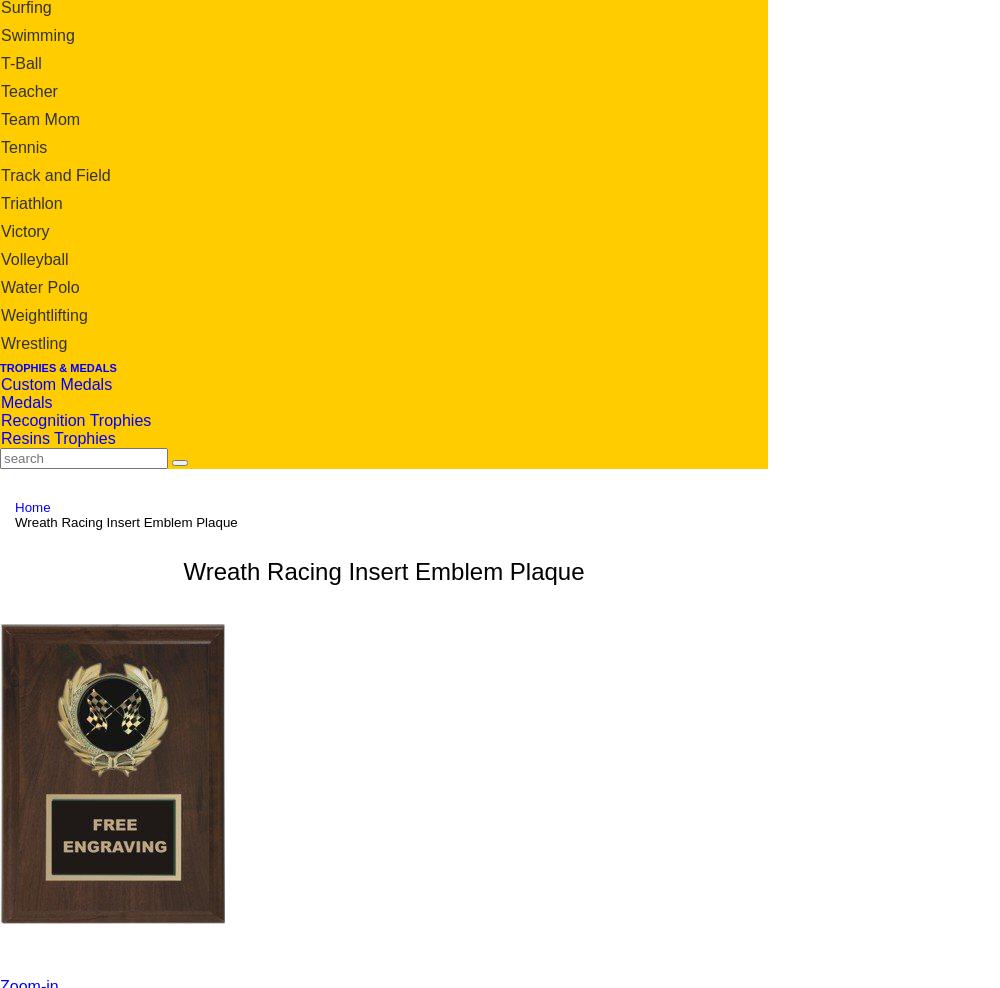  I want to click on 'Water Polo', so click(40, 285).